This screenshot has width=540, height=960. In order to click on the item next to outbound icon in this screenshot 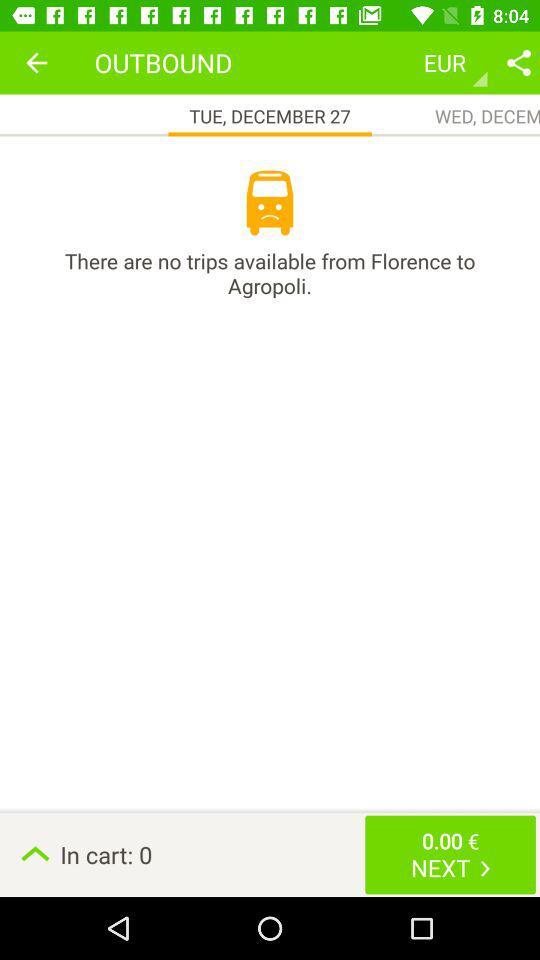, I will do `click(36, 62)`.